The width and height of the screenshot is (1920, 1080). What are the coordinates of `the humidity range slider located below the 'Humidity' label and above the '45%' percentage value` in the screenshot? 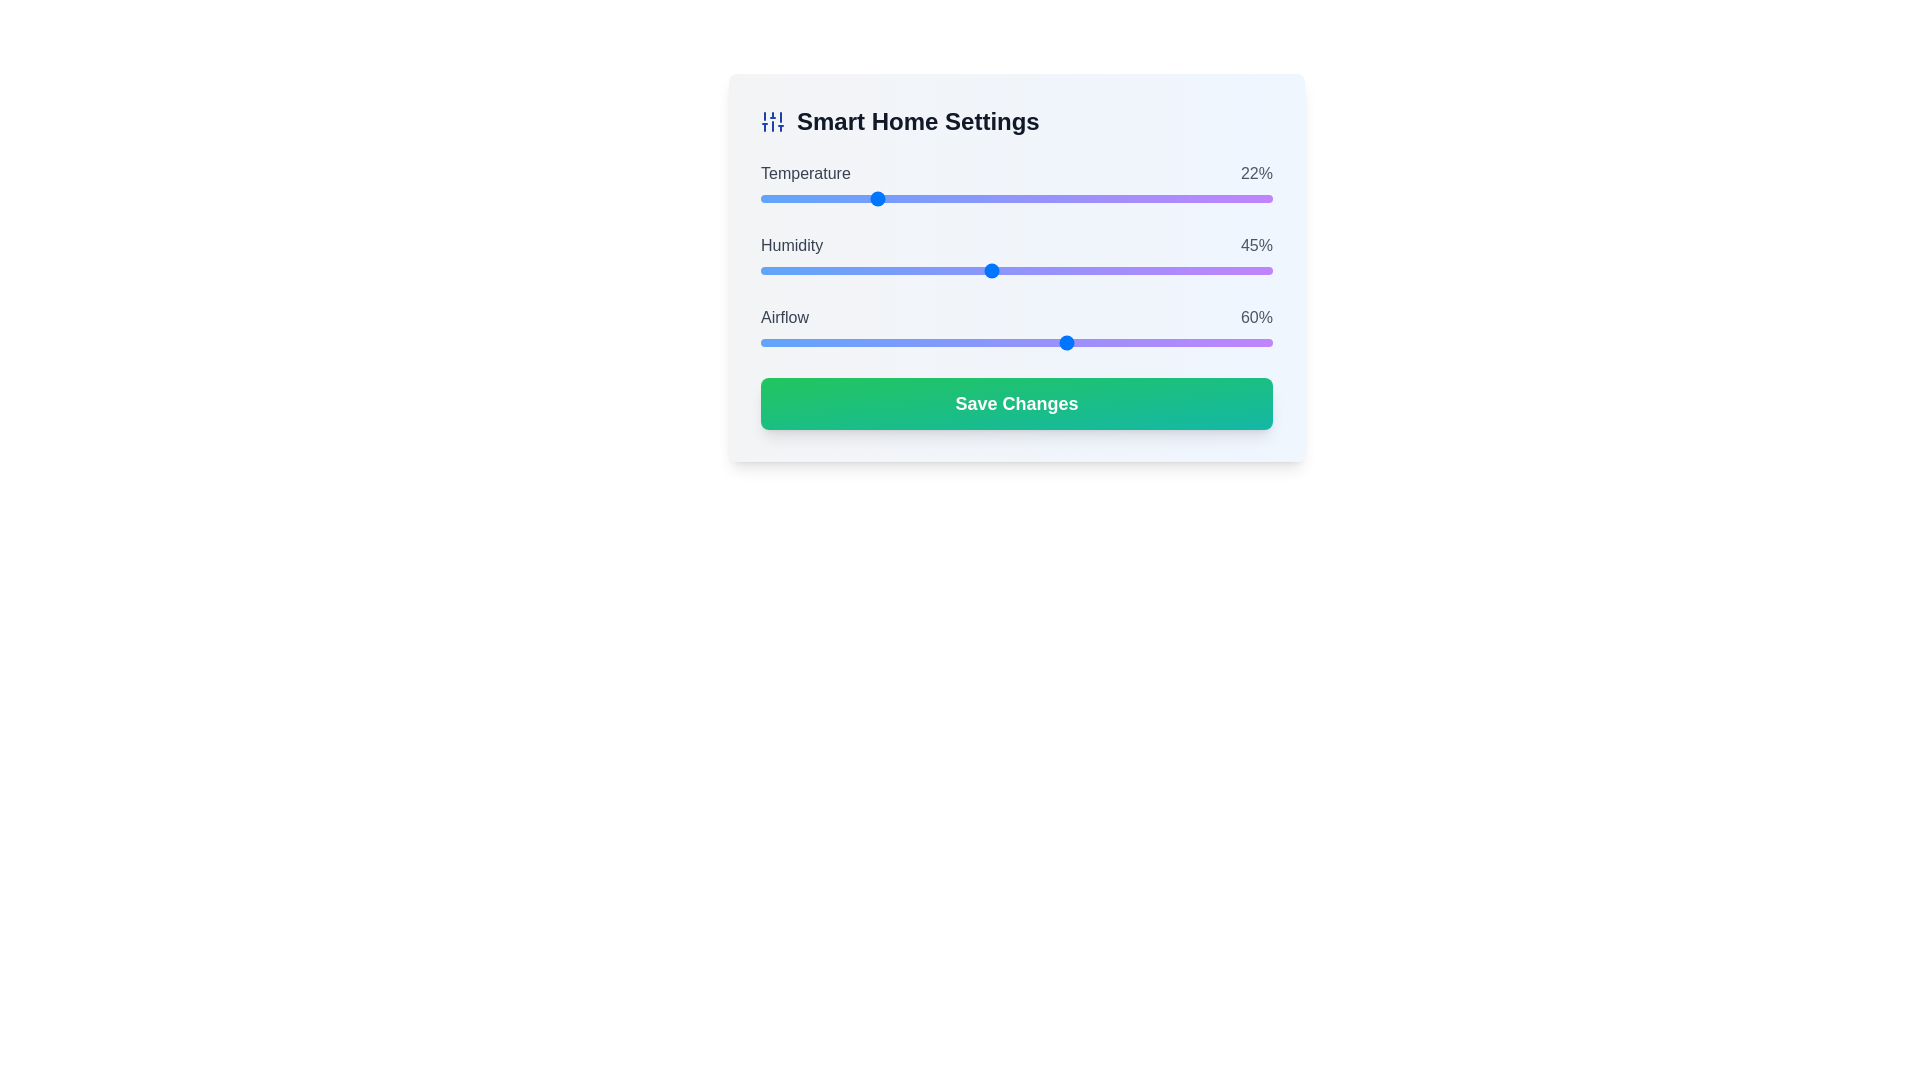 It's located at (1017, 270).